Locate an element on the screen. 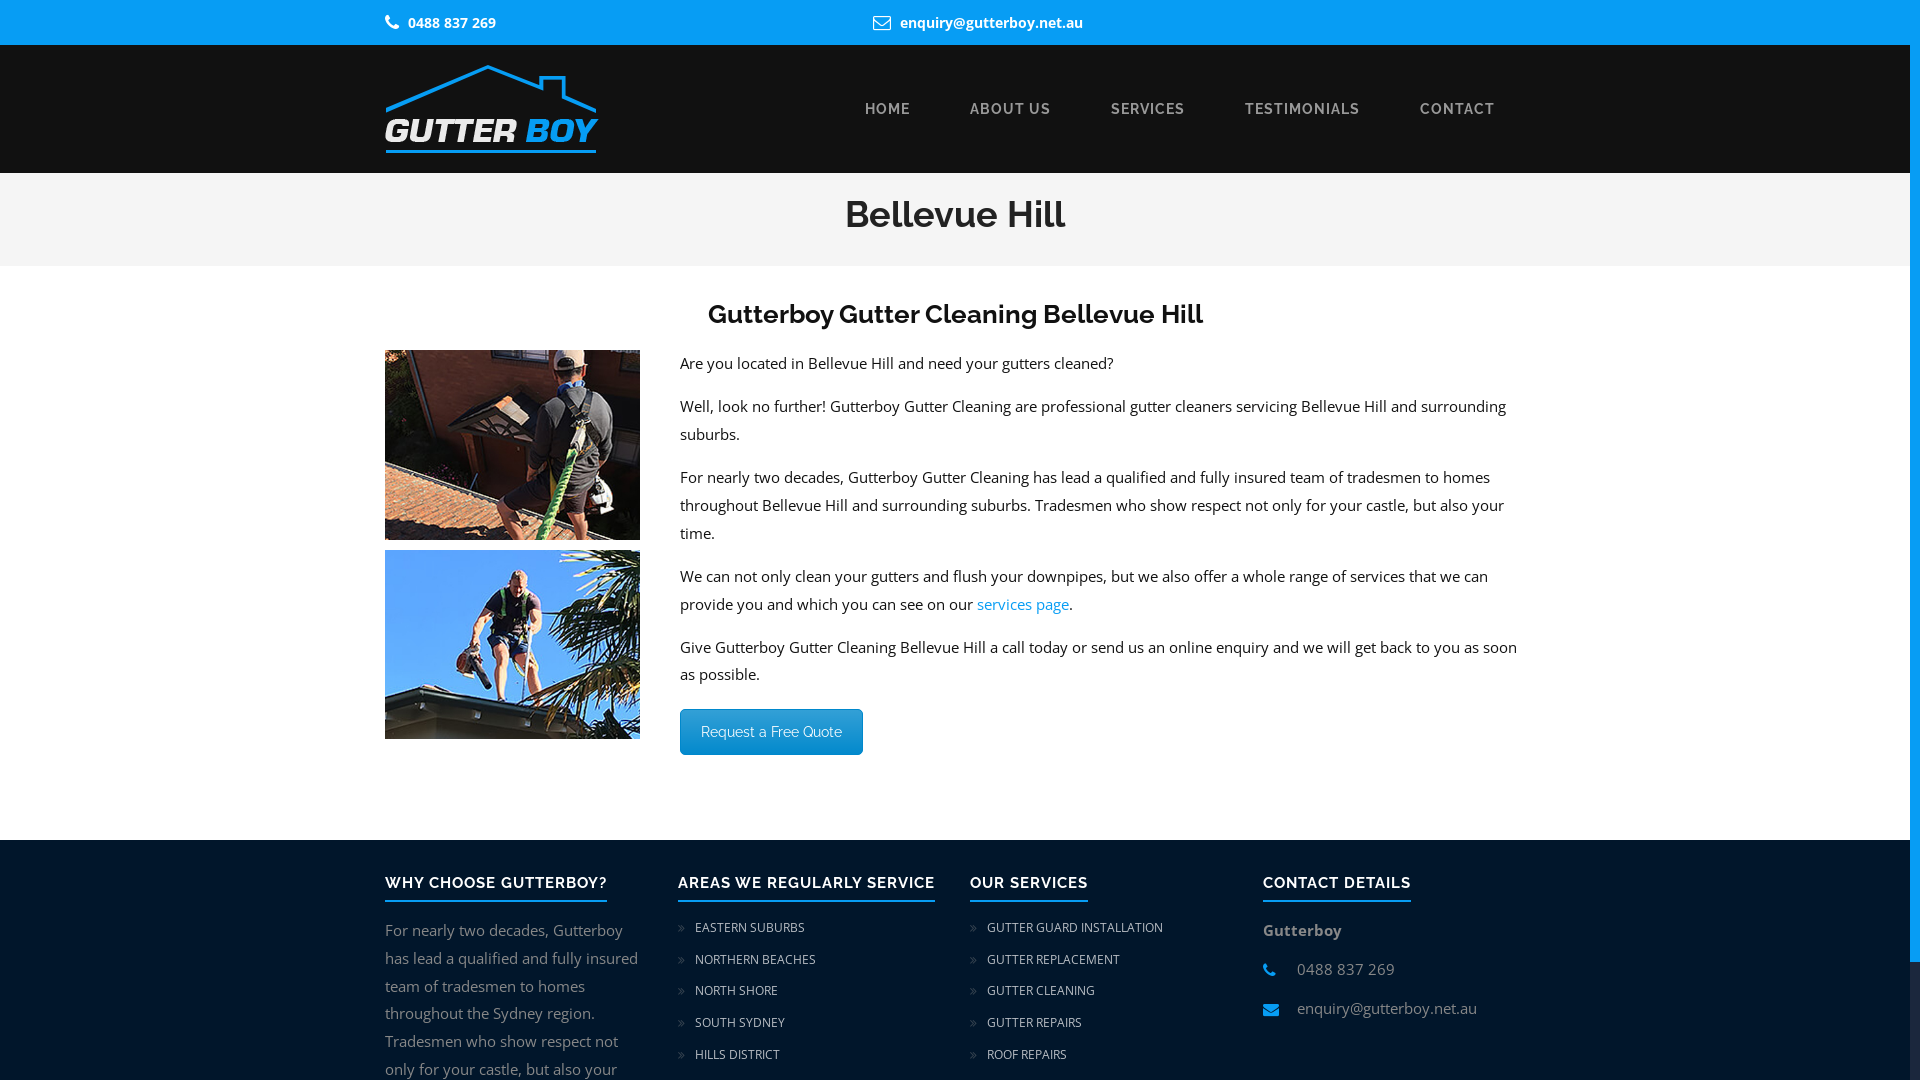 The width and height of the screenshot is (1920, 1080). 'SERVICES' is located at coordinates (1147, 109).